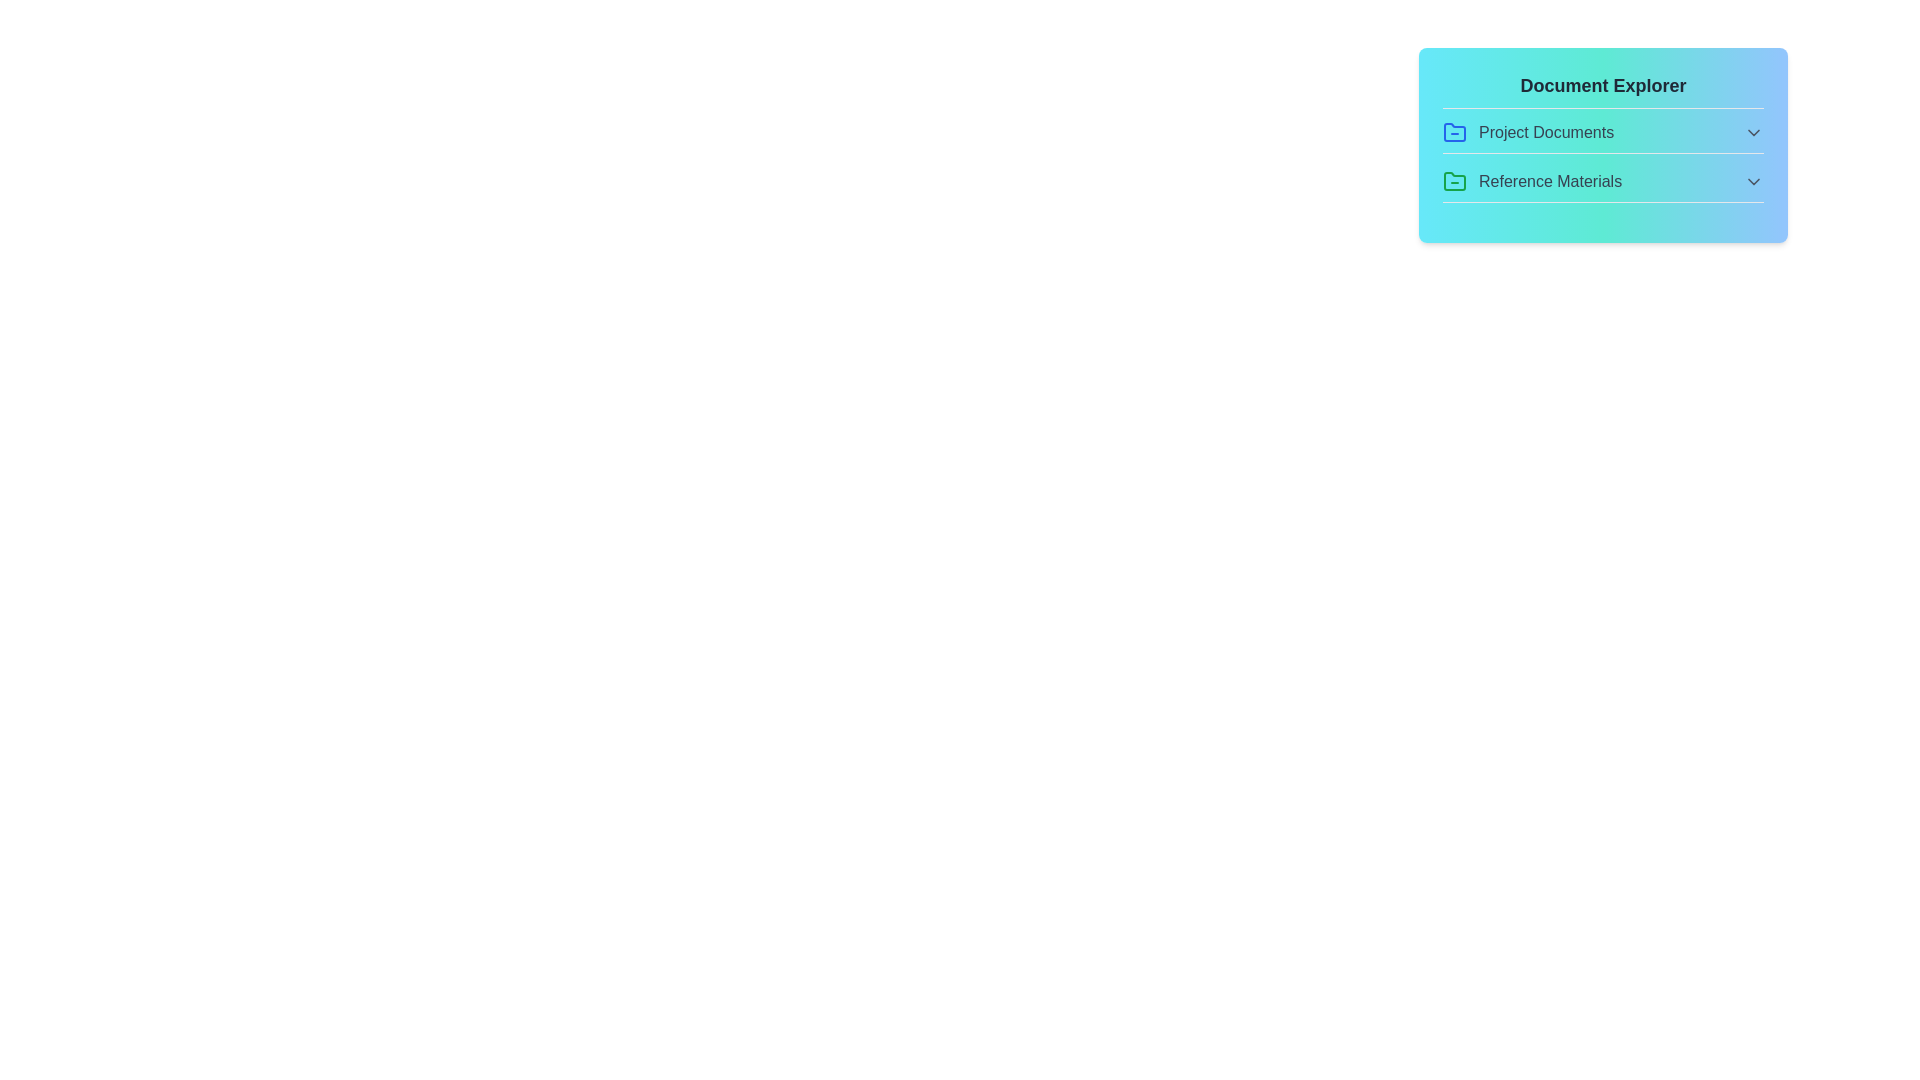  I want to click on the file Timeline.docx from the section Reference Materials, so click(1603, 186).